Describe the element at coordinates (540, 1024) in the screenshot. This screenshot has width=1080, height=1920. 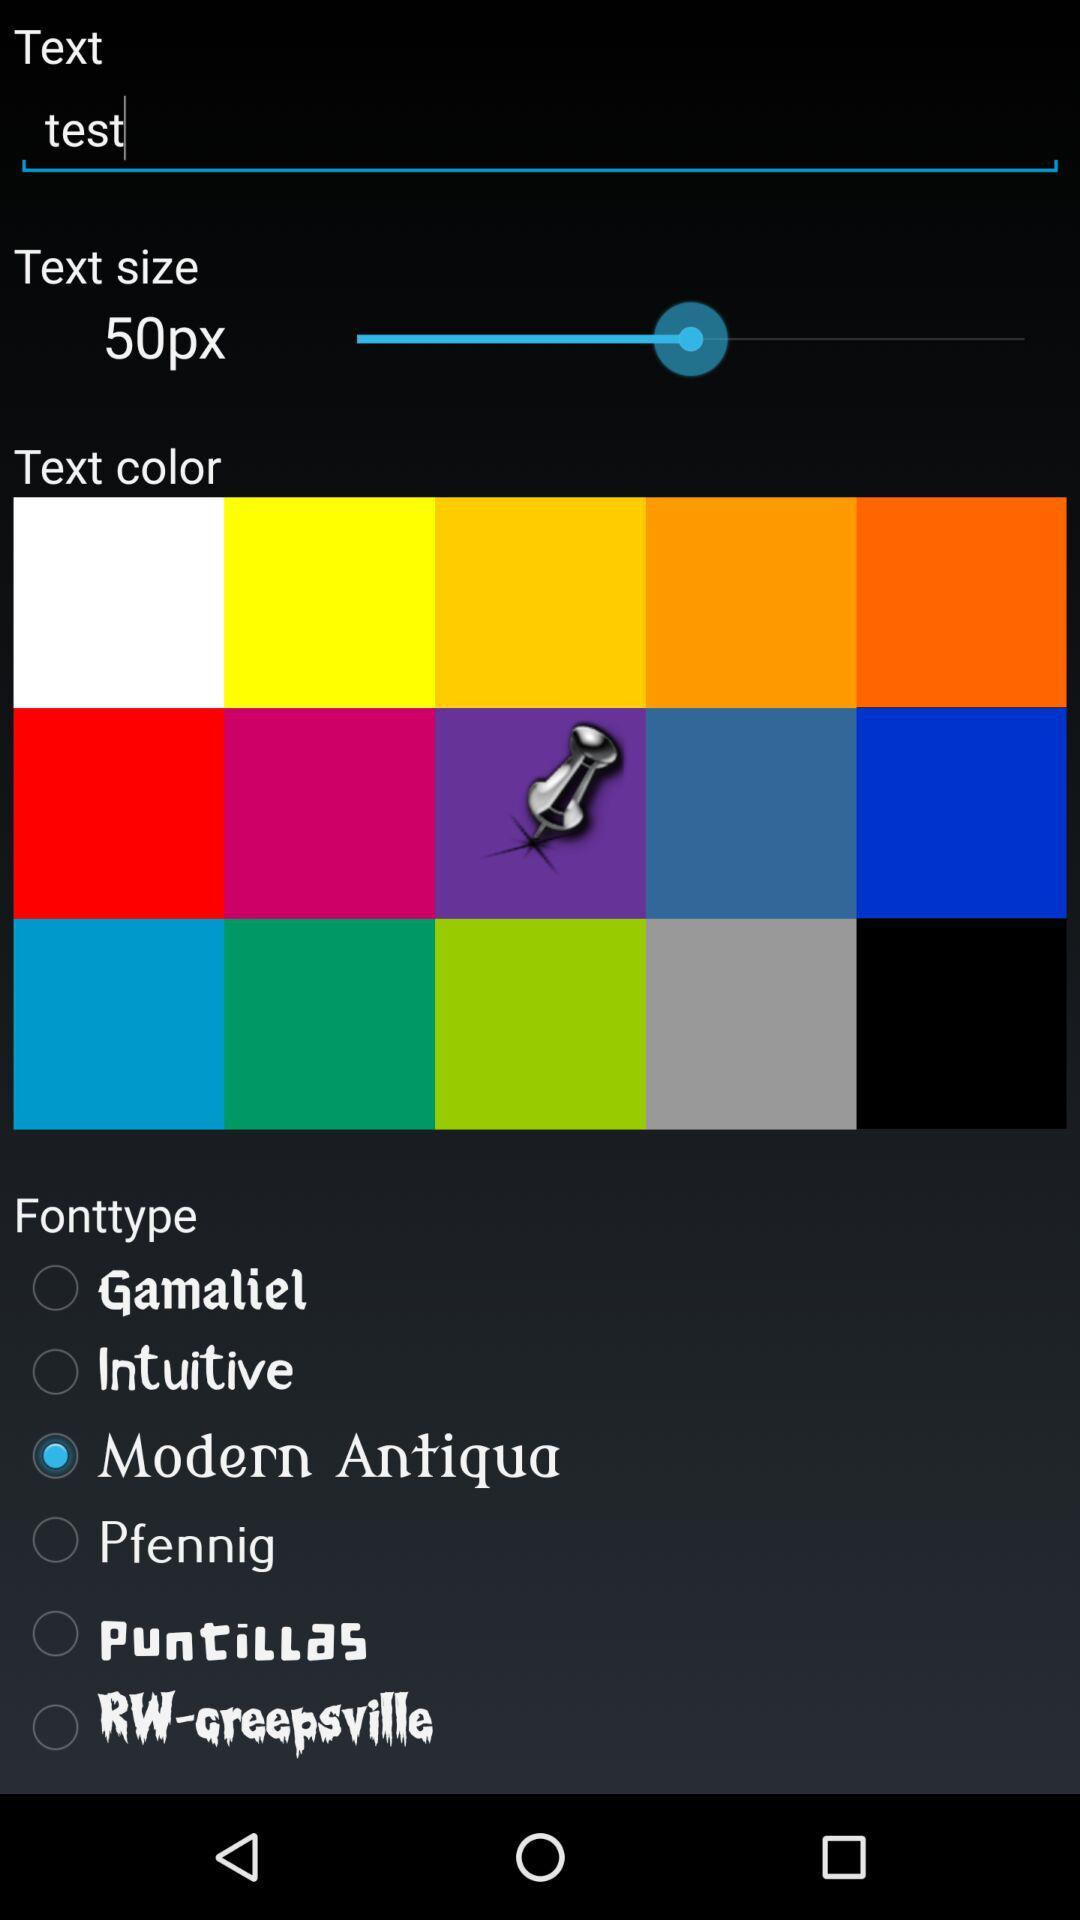
I see `the light green option` at that location.